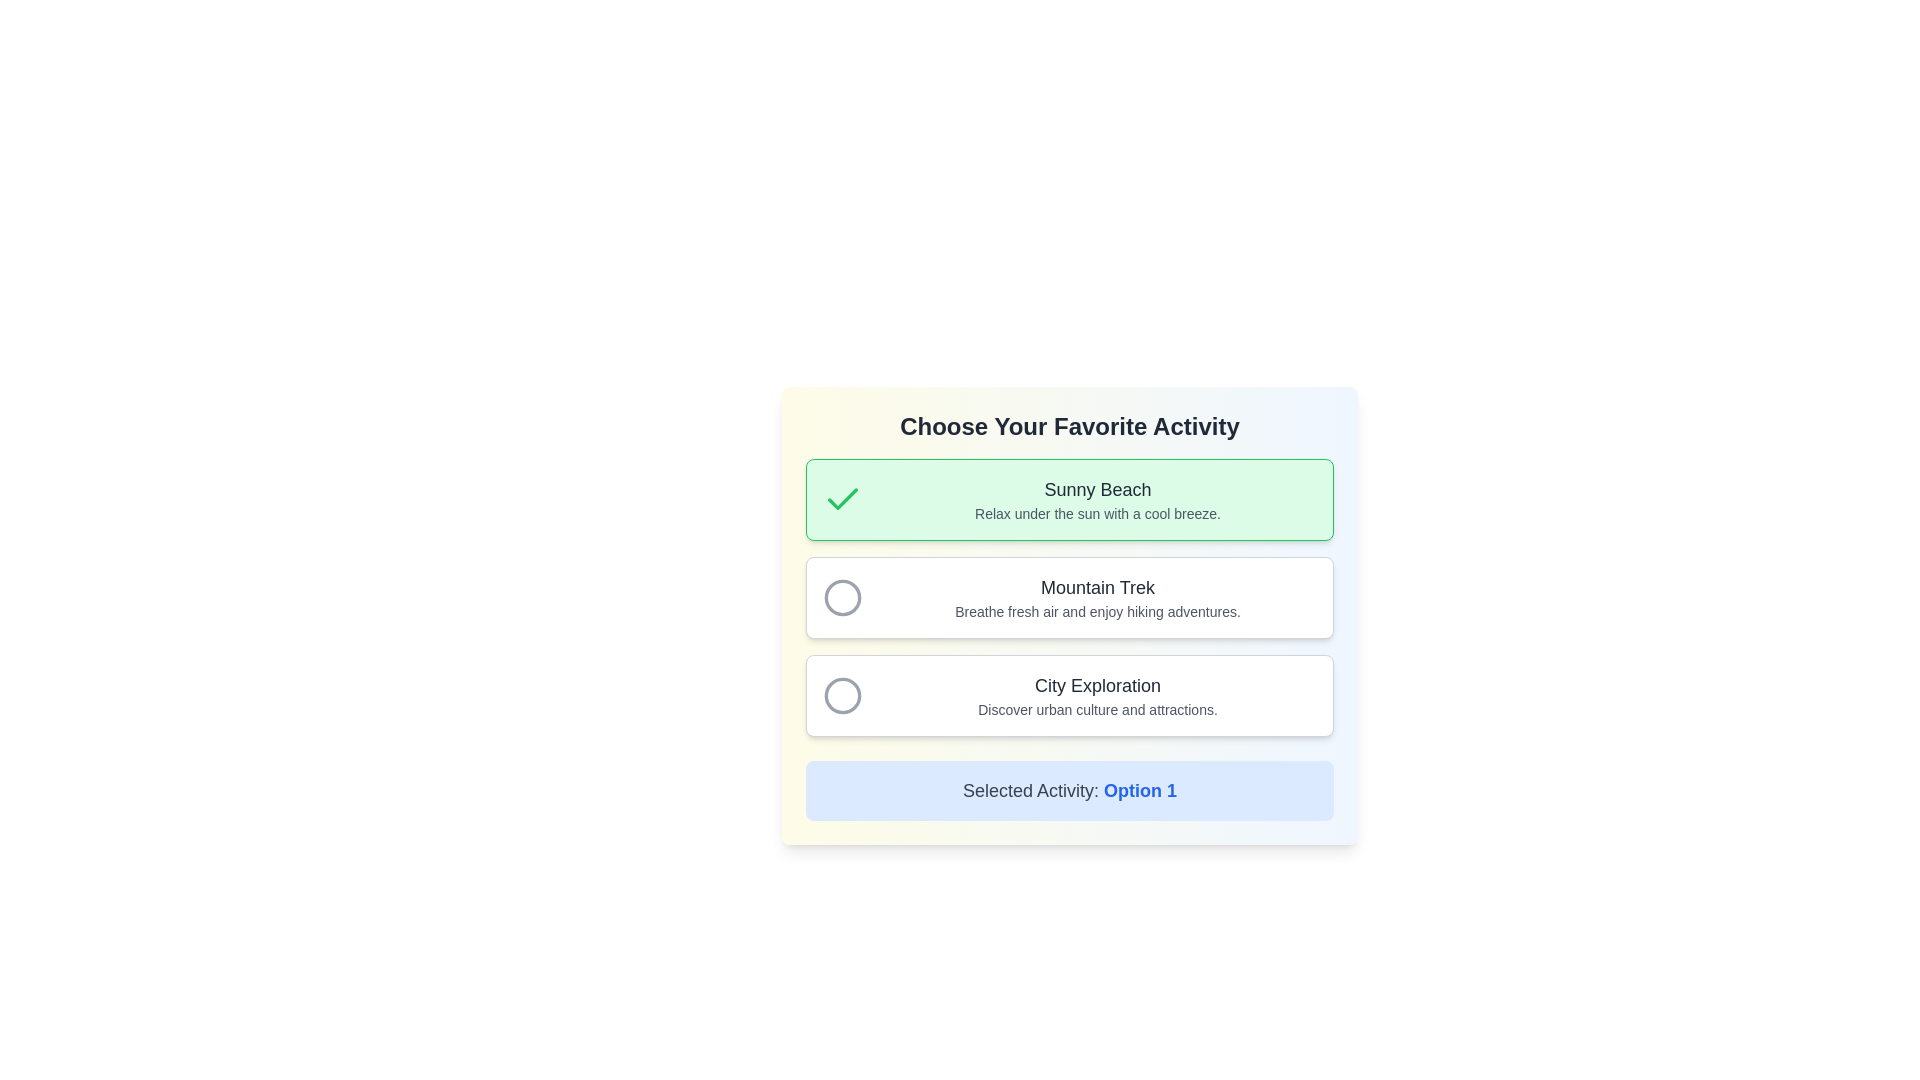 This screenshot has width=1920, height=1080. What do you see at coordinates (1140, 789) in the screenshot?
I see `the text label displaying 'Option 1' in bold blue font within the 'Selected Activity' panel, located at the bottom of the activity selection box` at bounding box center [1140, 789].